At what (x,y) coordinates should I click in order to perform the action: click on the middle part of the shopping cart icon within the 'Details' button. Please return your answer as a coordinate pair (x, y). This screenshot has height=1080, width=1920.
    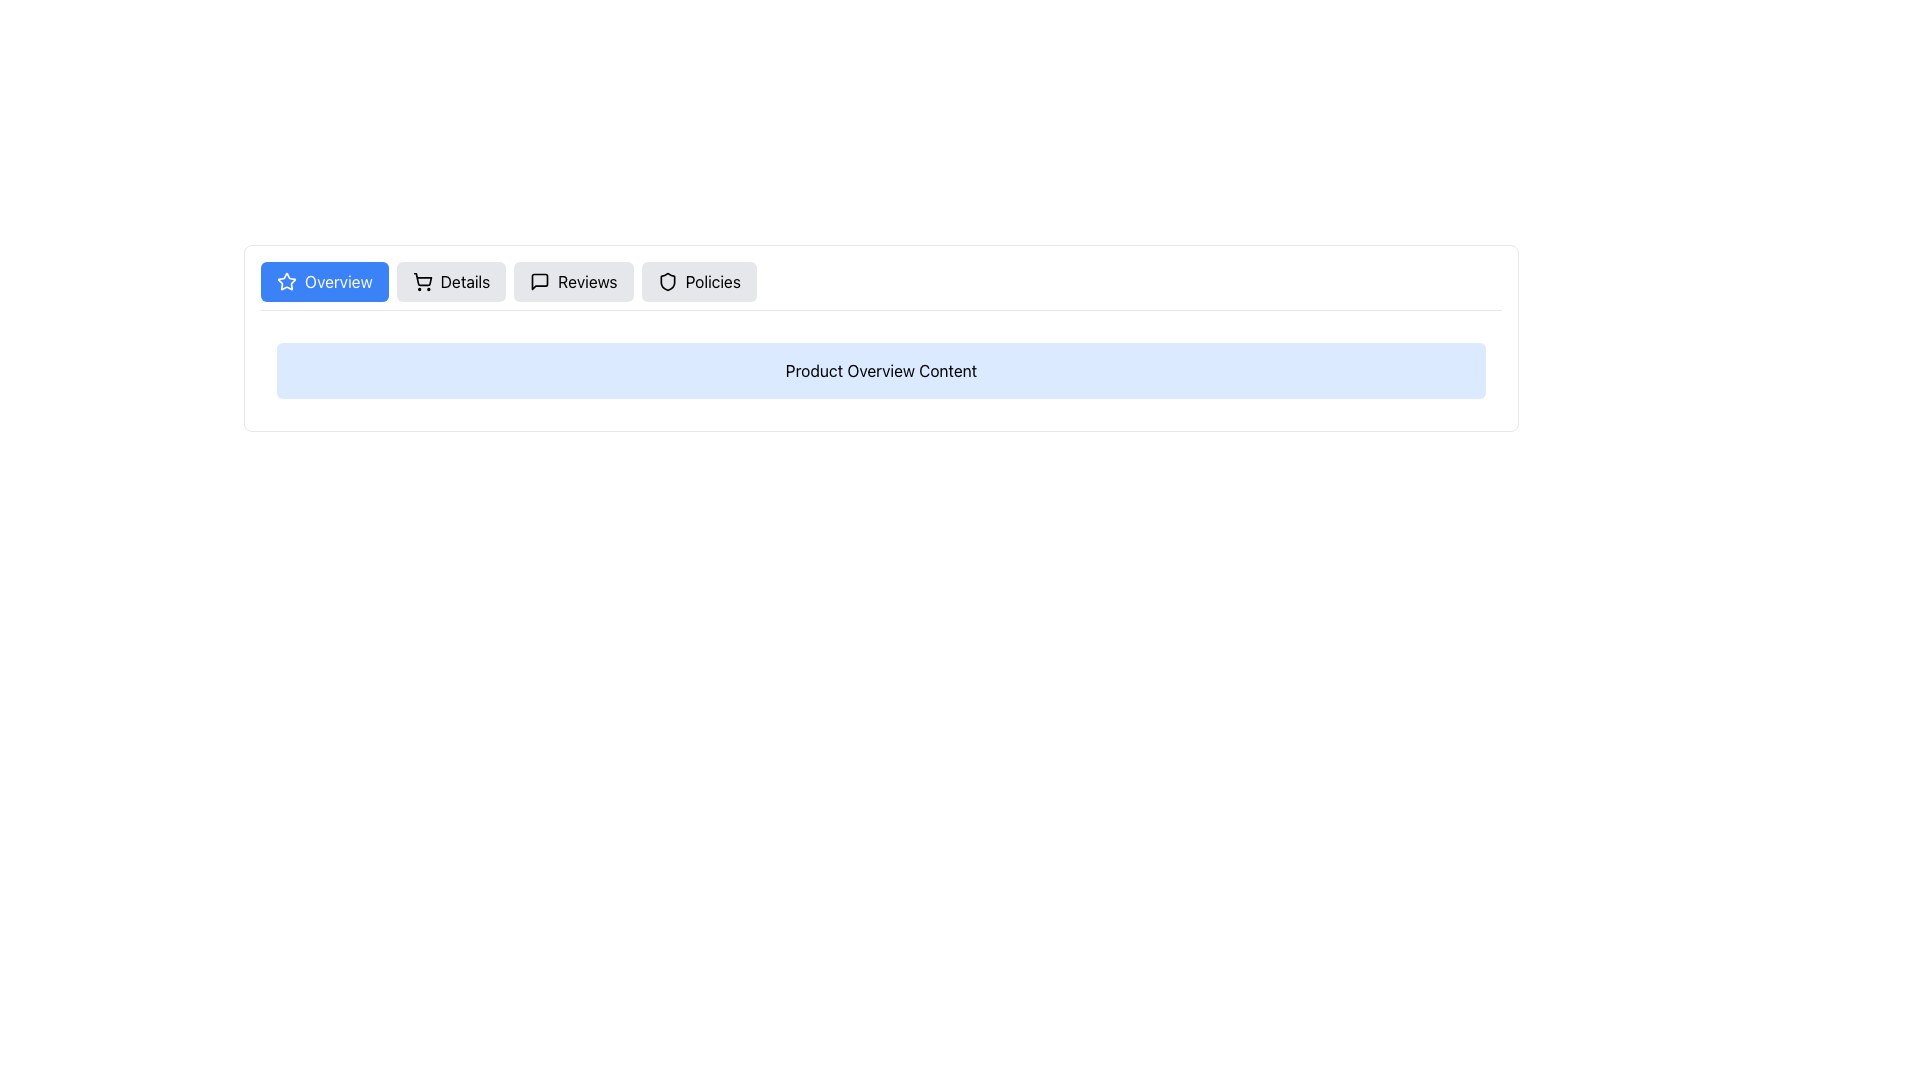
    Looking at the image, I should click on (421, 278).